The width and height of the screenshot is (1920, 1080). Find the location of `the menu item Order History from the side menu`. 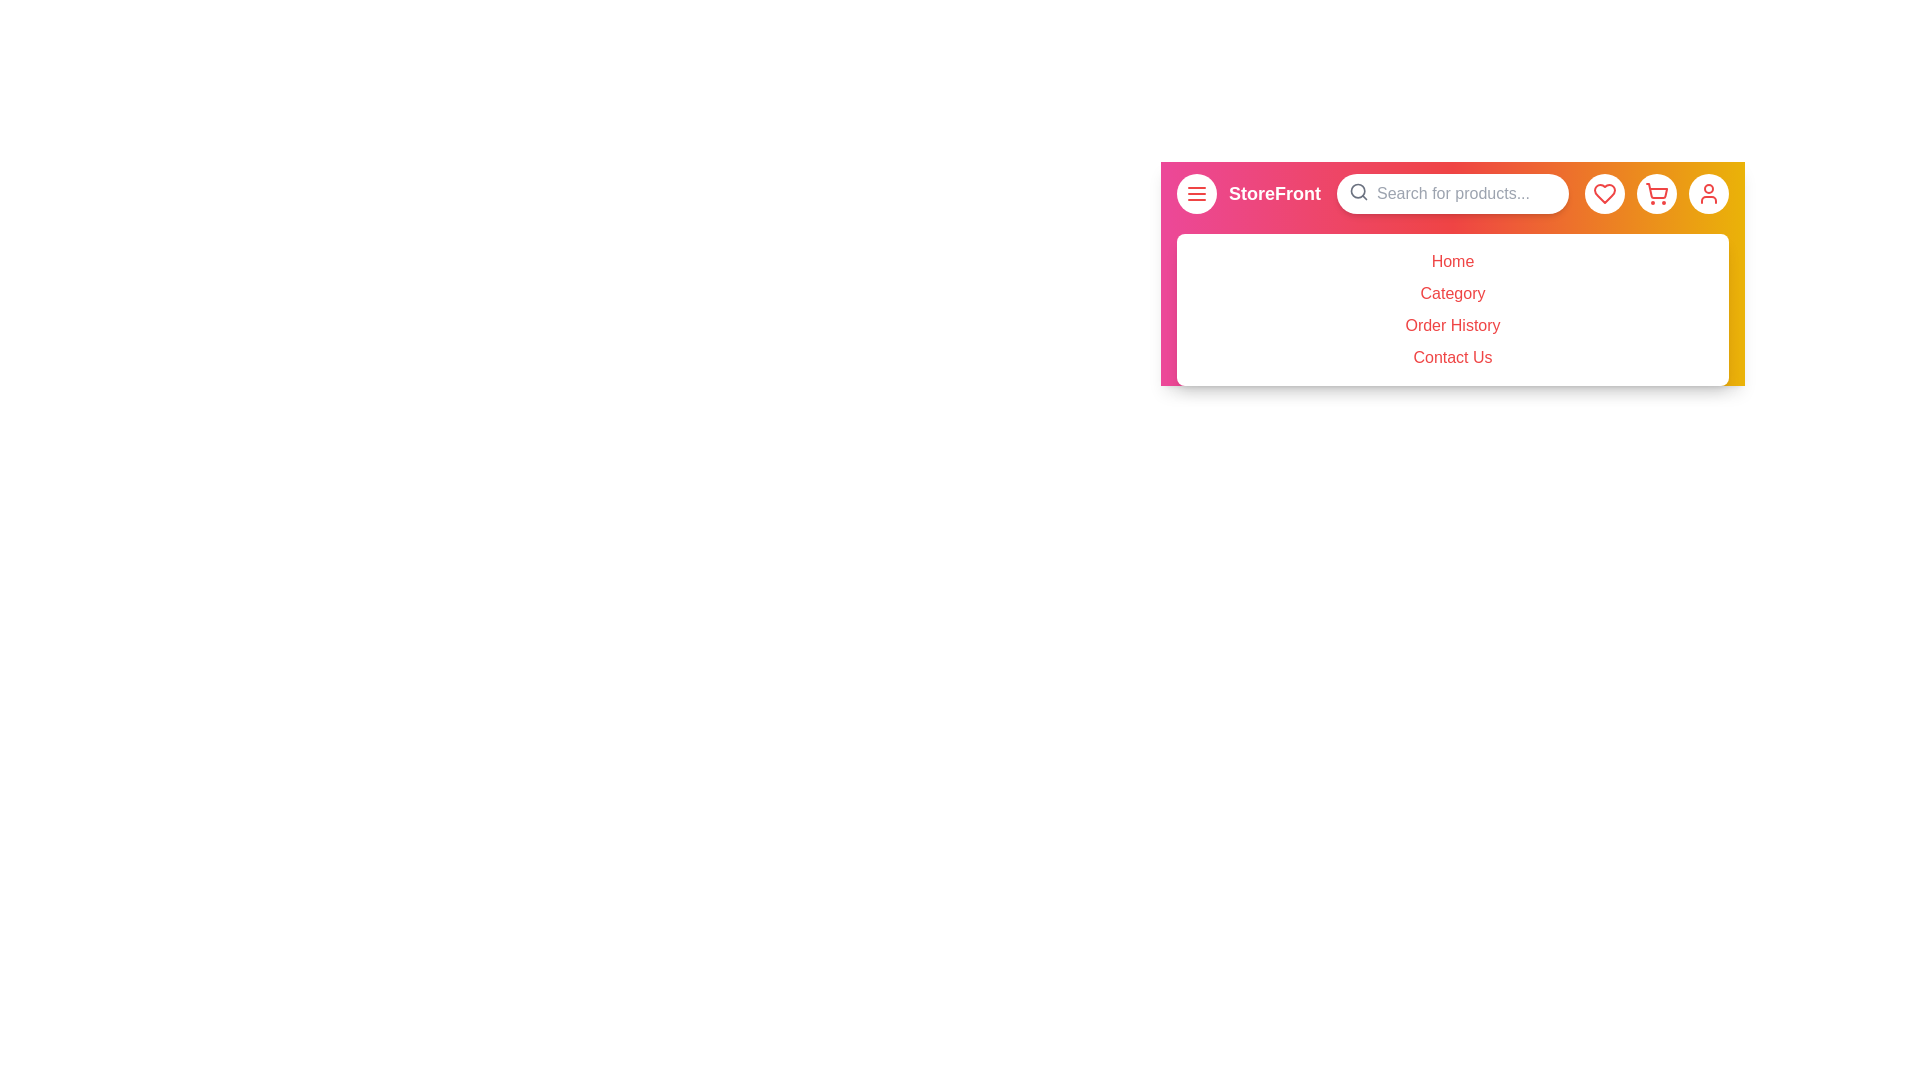

the menu item Order History from the side menu is located at coordinates (1453, 325).